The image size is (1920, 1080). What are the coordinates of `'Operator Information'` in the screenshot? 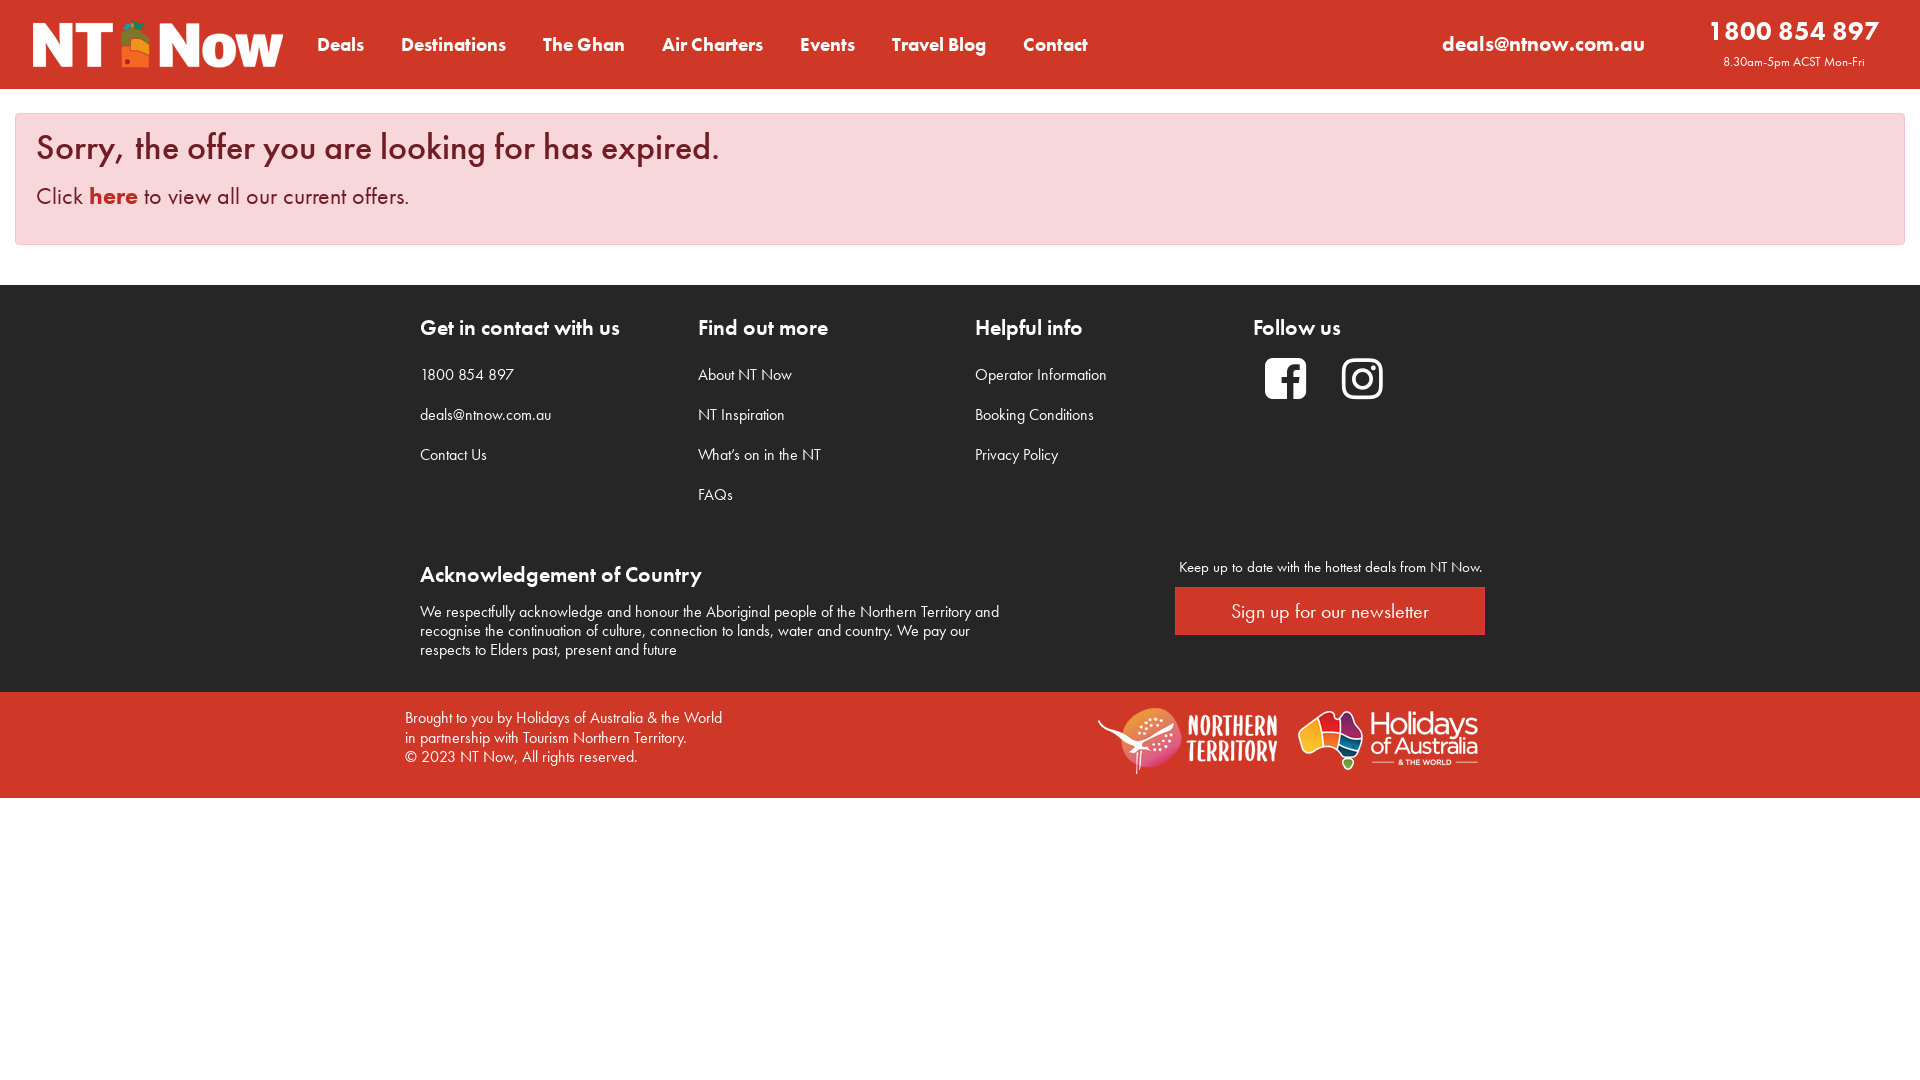 It's located at (974, 374).